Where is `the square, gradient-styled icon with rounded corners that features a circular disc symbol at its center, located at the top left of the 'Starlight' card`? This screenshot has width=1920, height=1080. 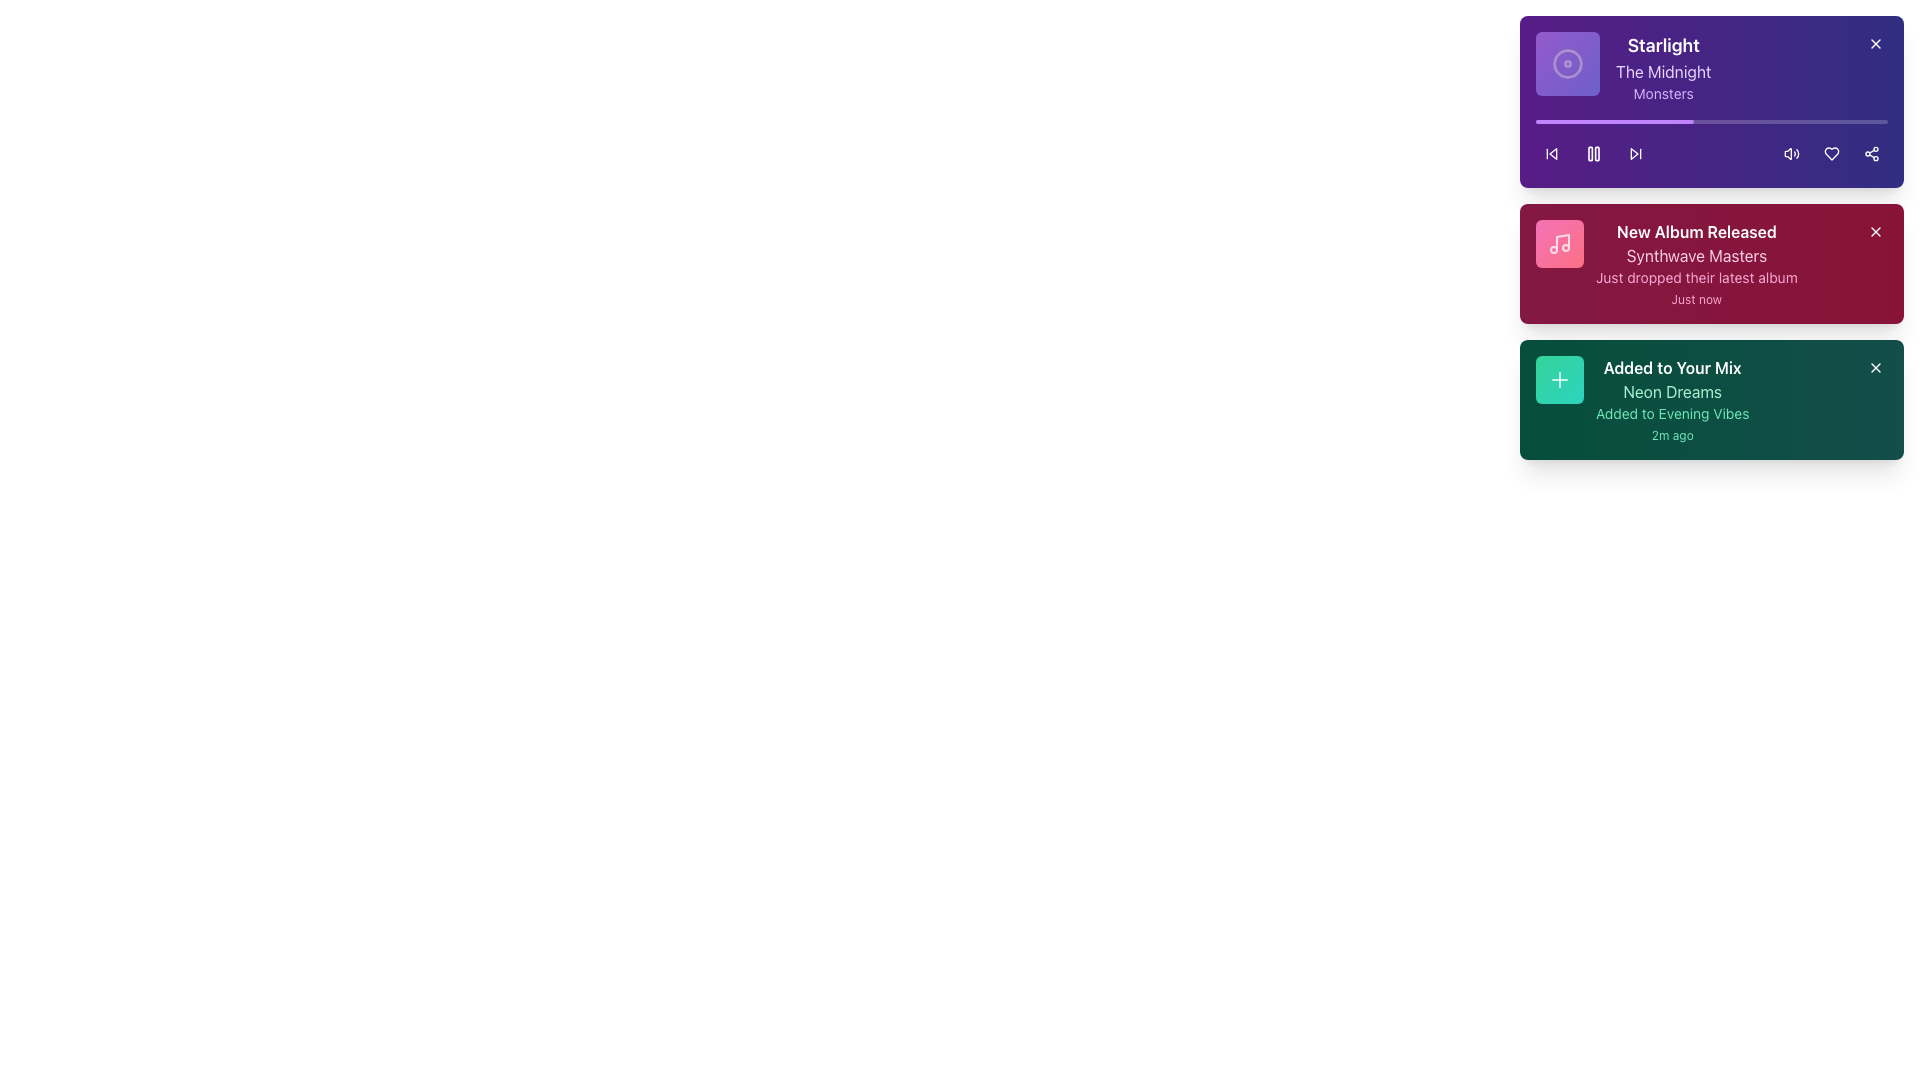 the square, gradient-styled icon with rounded corners that features a circular disc symbol at its center, located at the top left of the 'Starlight' card is located at coordinates (1567, 63).